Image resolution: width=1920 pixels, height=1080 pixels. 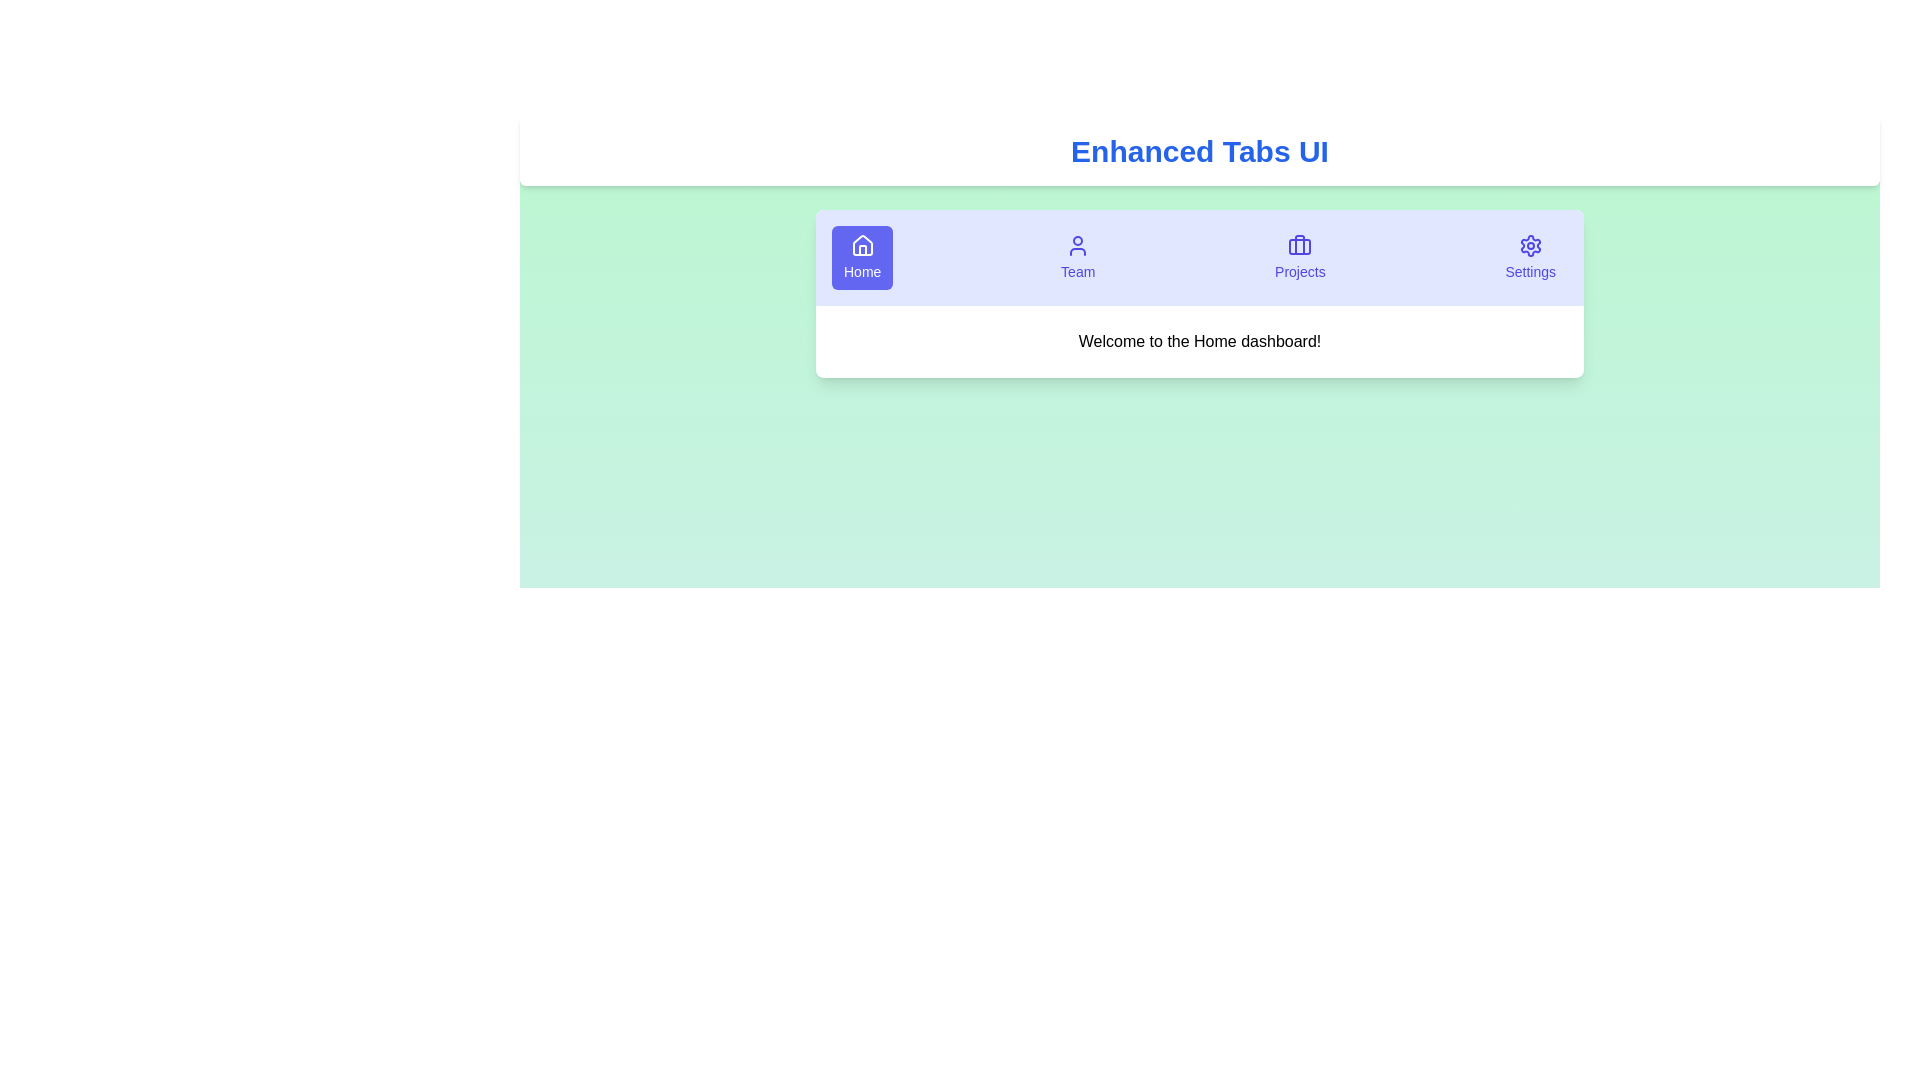 I want to click on the 'Home' button in the navigation menu, which is a purple rectangular button with rounded corners displaying a house icon and the text 'Home' in white, so click(x=862, y=257).